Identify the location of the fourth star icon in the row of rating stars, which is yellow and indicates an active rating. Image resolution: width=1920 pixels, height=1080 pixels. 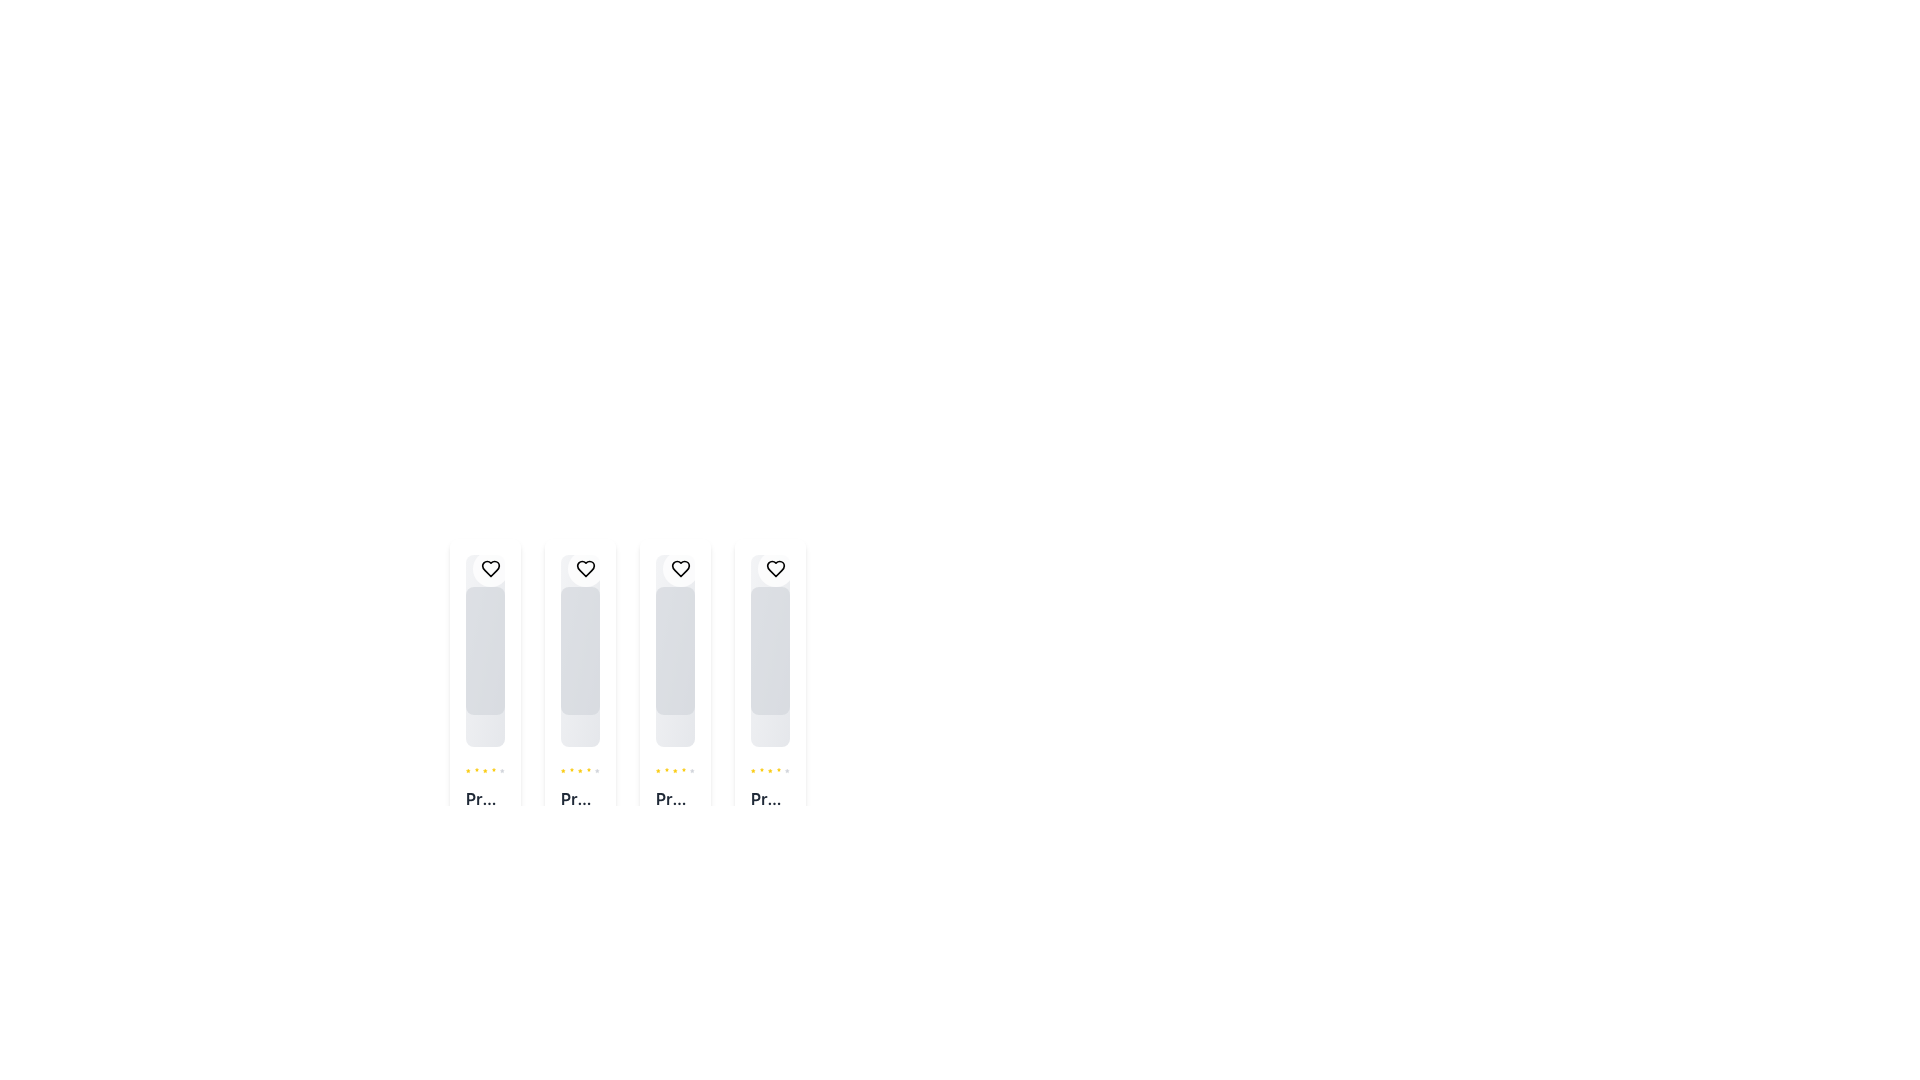
(769, 770).